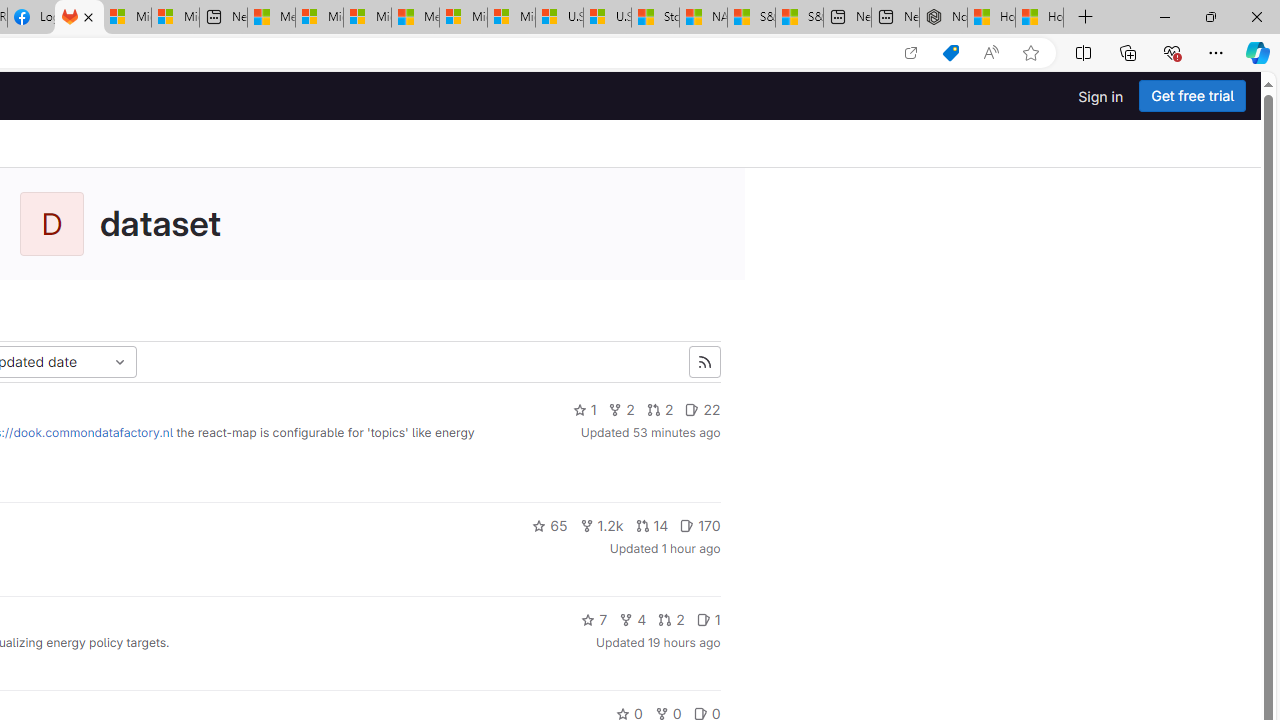 This screenshot has width=1280, height=720. Describe the element at coordinates (1215, 51) in the screenshot. I see `'Settings and more (Alt+F)'` at that location.